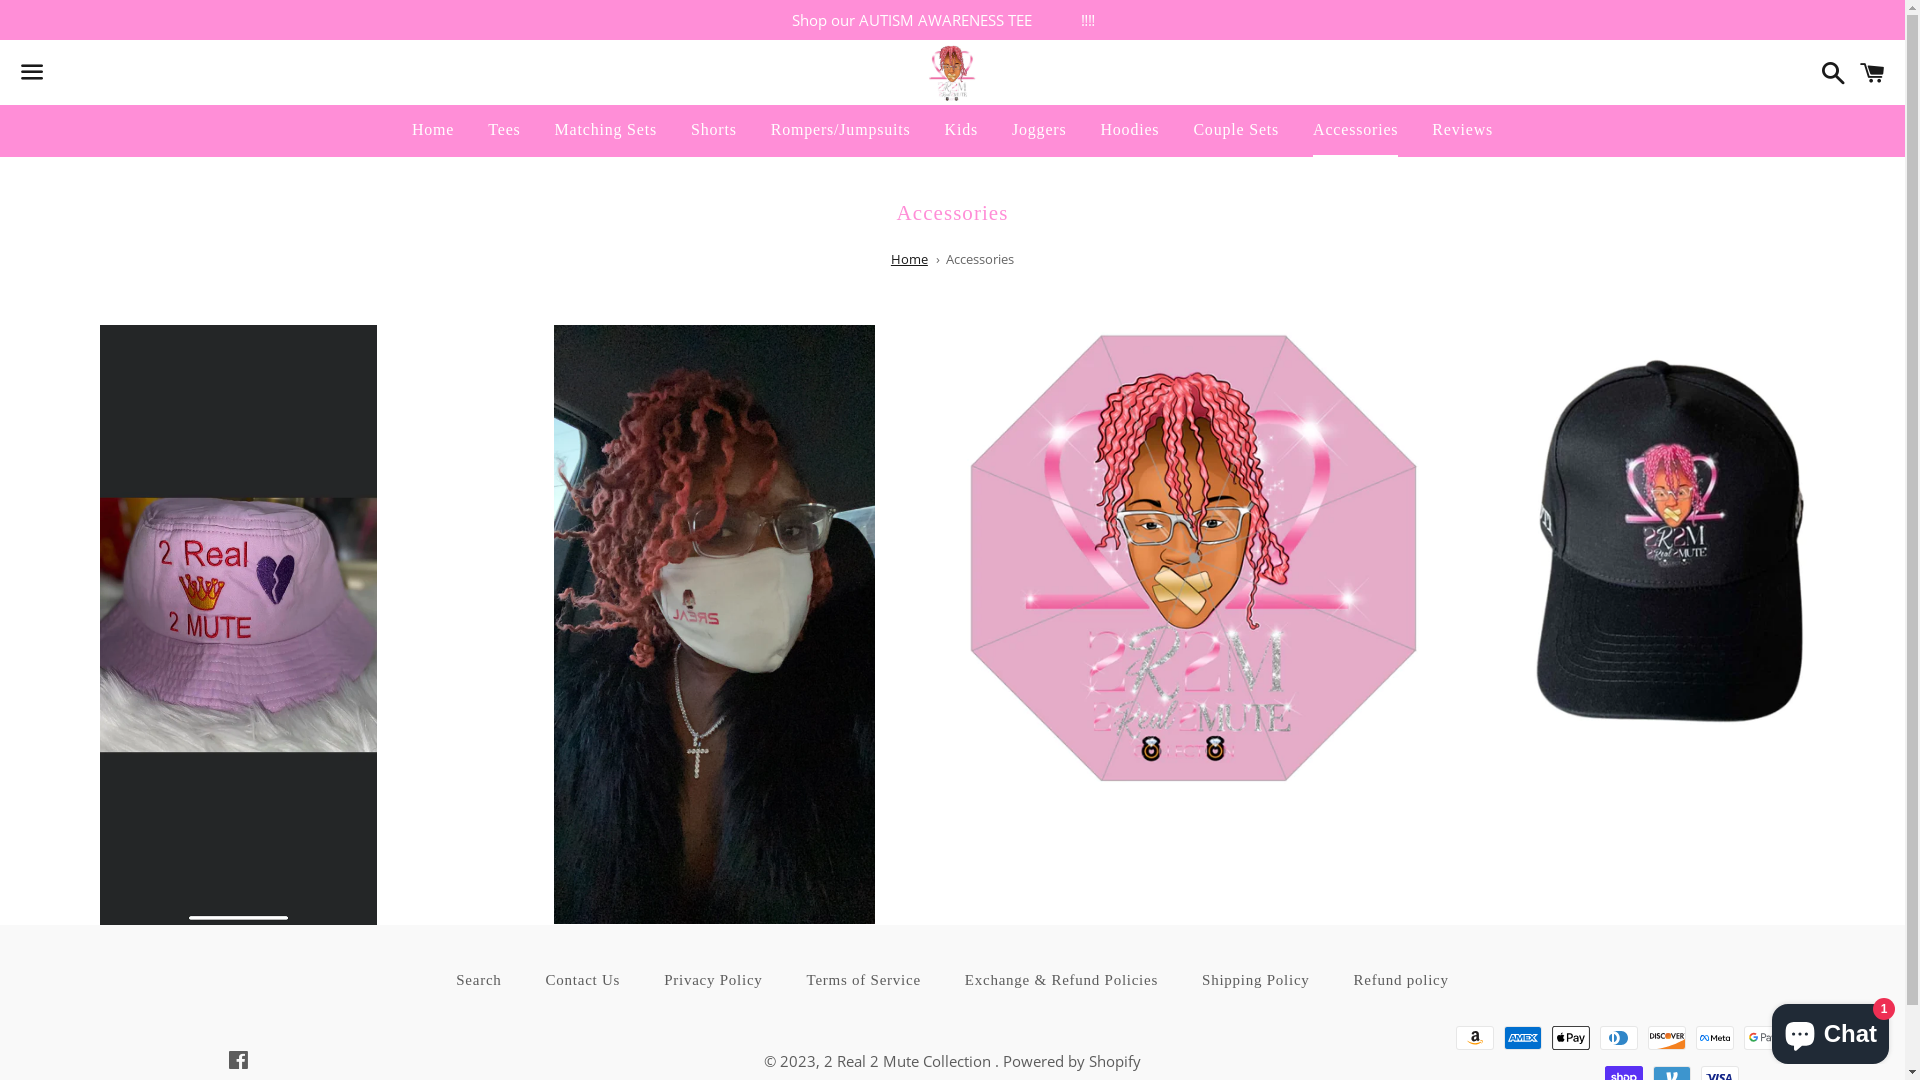 The width and height of the screenshot is (1920, 1080). I want to click on 'Shopify online store chat', so click(1830, 1029).